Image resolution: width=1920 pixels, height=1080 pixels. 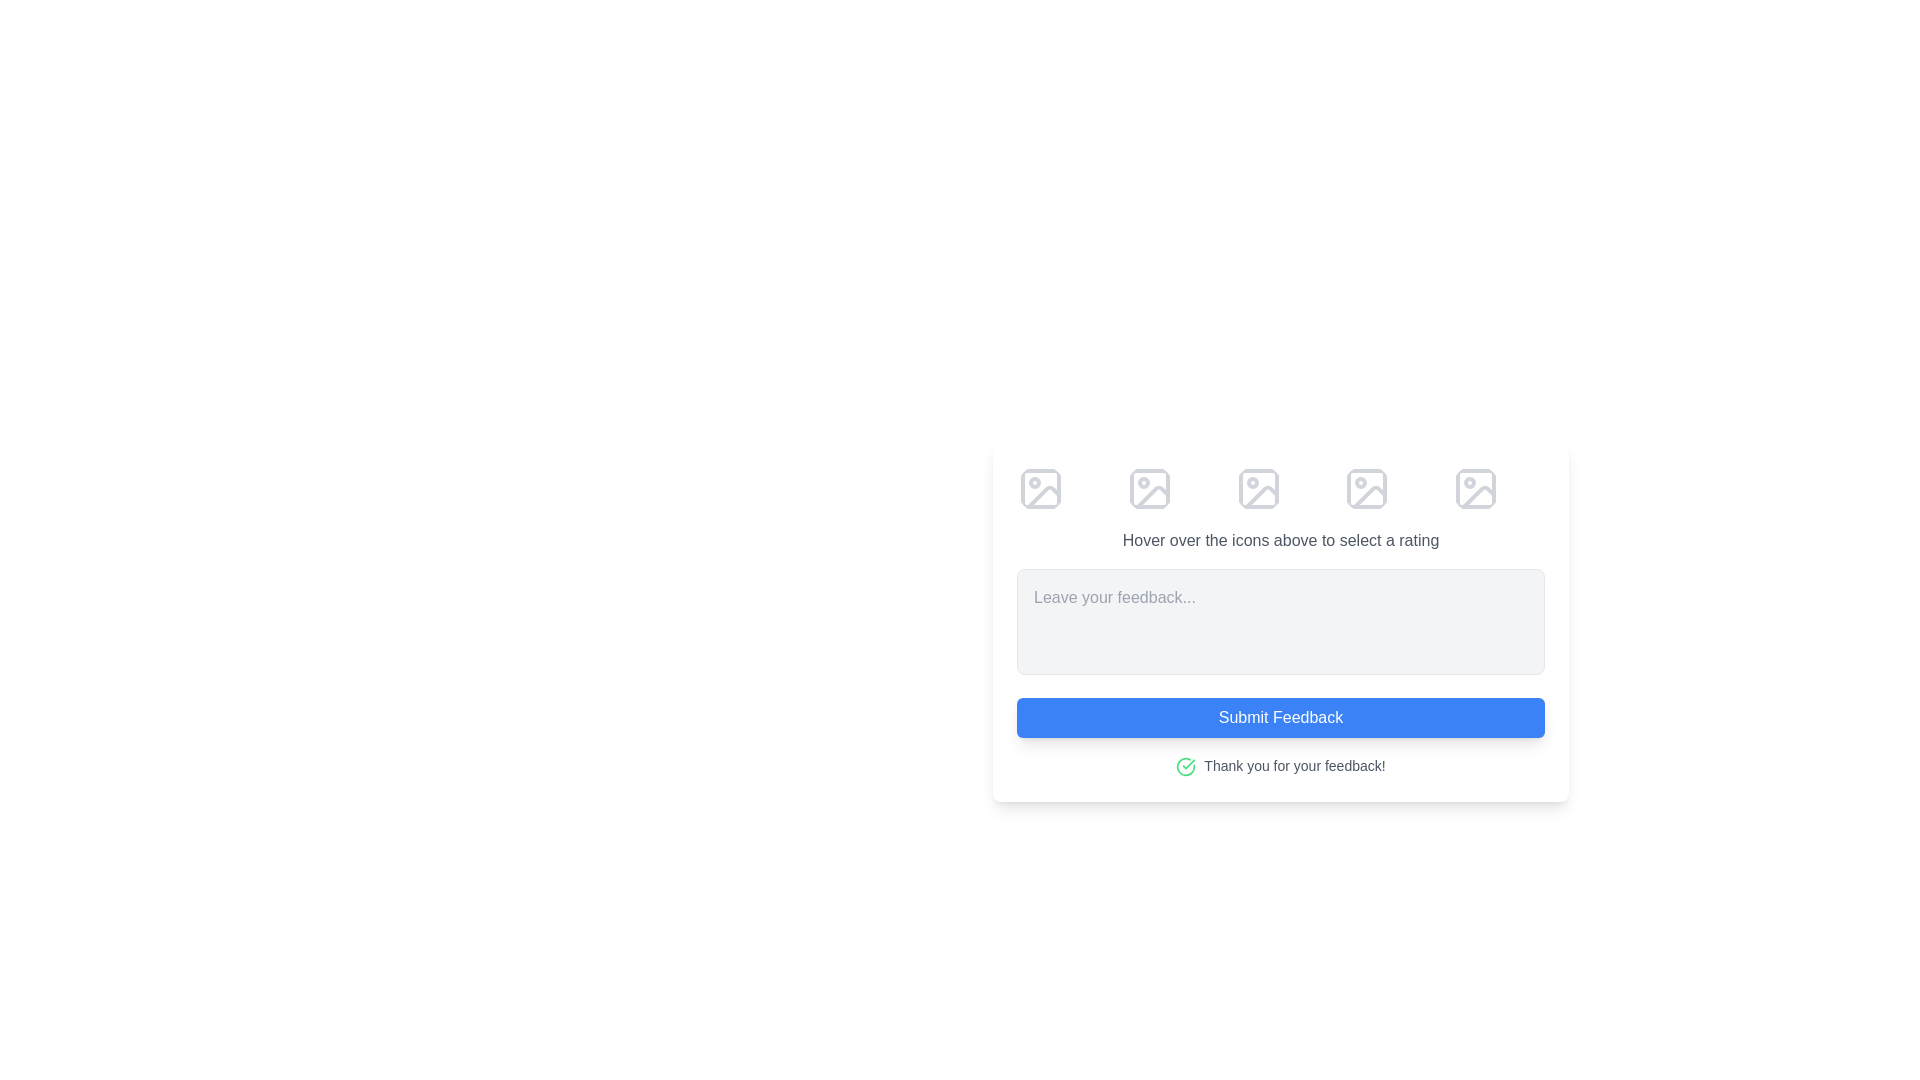 What do you see at coordinates (1040, 489) in the screenshot?
I see `the first icon in the horizontal grid at the top-left corner` at bounding box center [1040, 489].